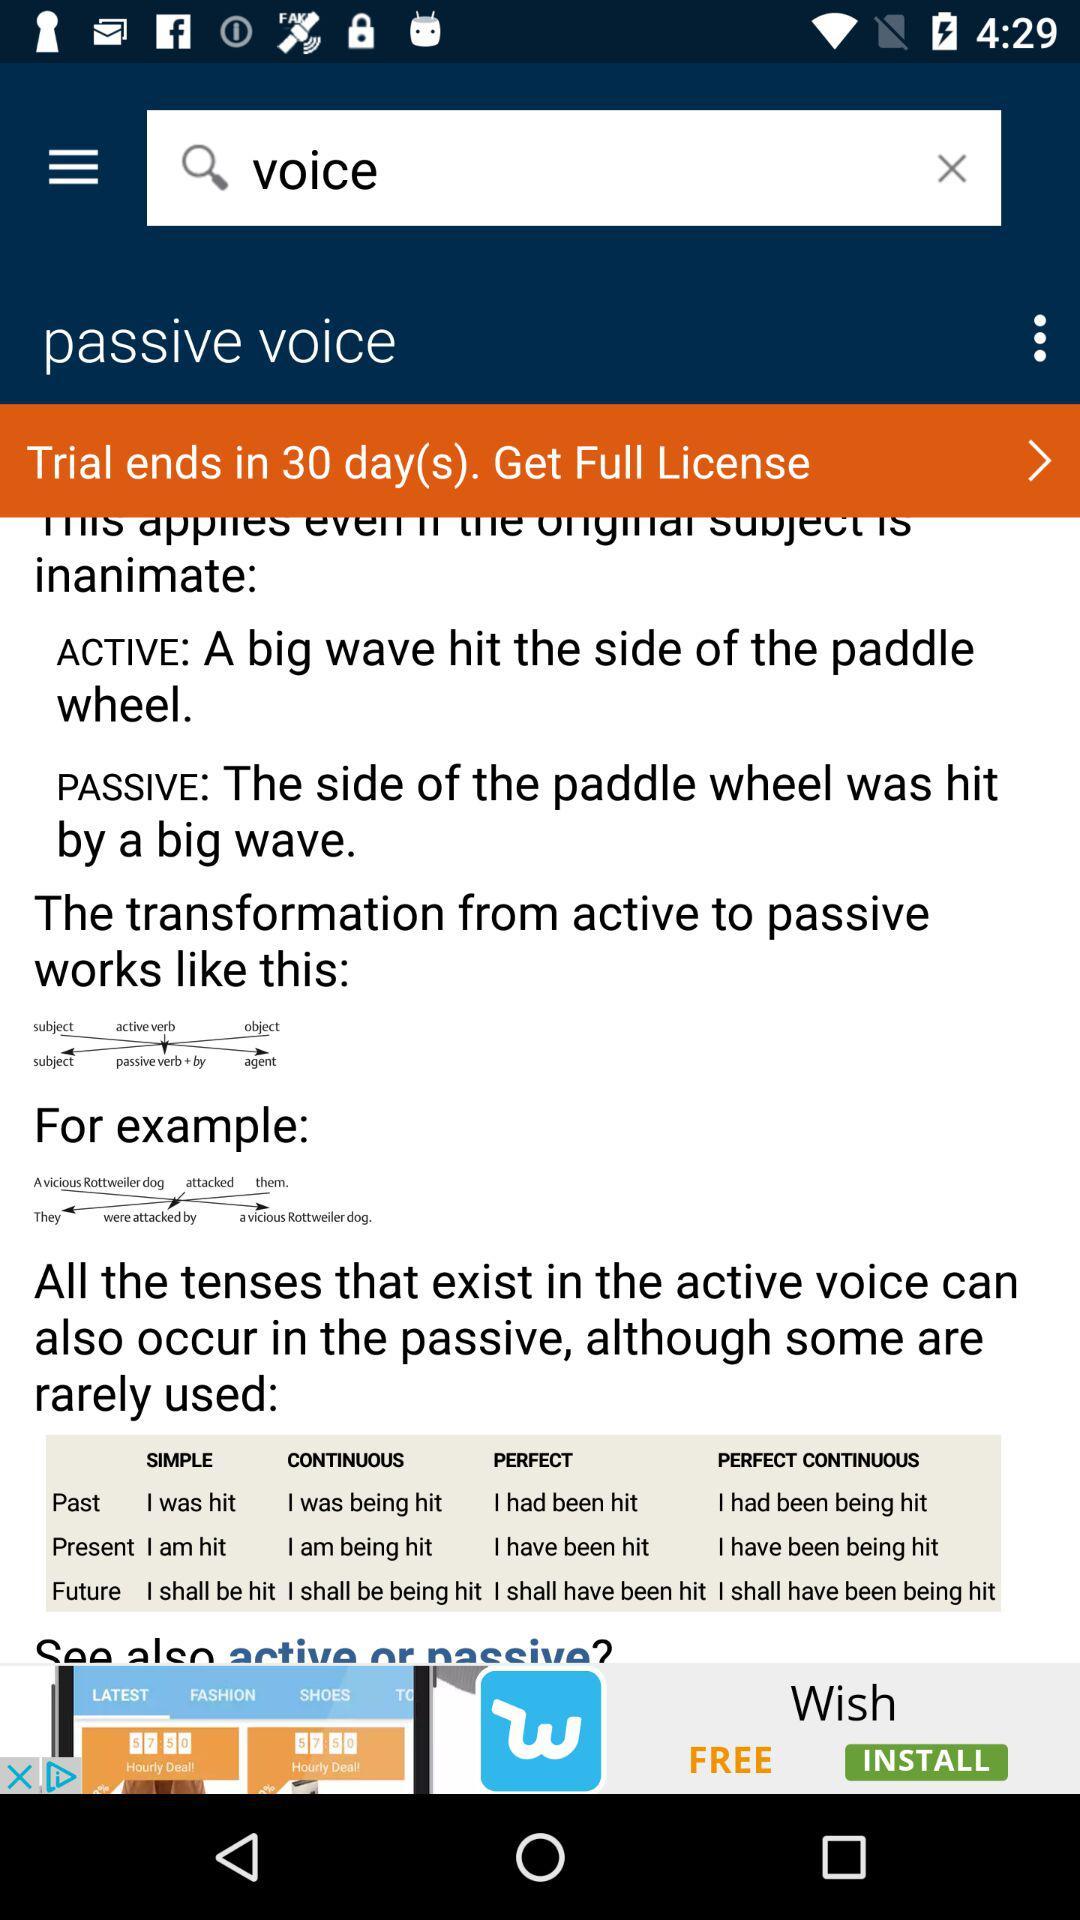 The height and width of the screenshot is (1920, 1080). What do you see at coordinates (1039, 338) in the screenshot?
I see `customize` at bounding box center [1039, 338].